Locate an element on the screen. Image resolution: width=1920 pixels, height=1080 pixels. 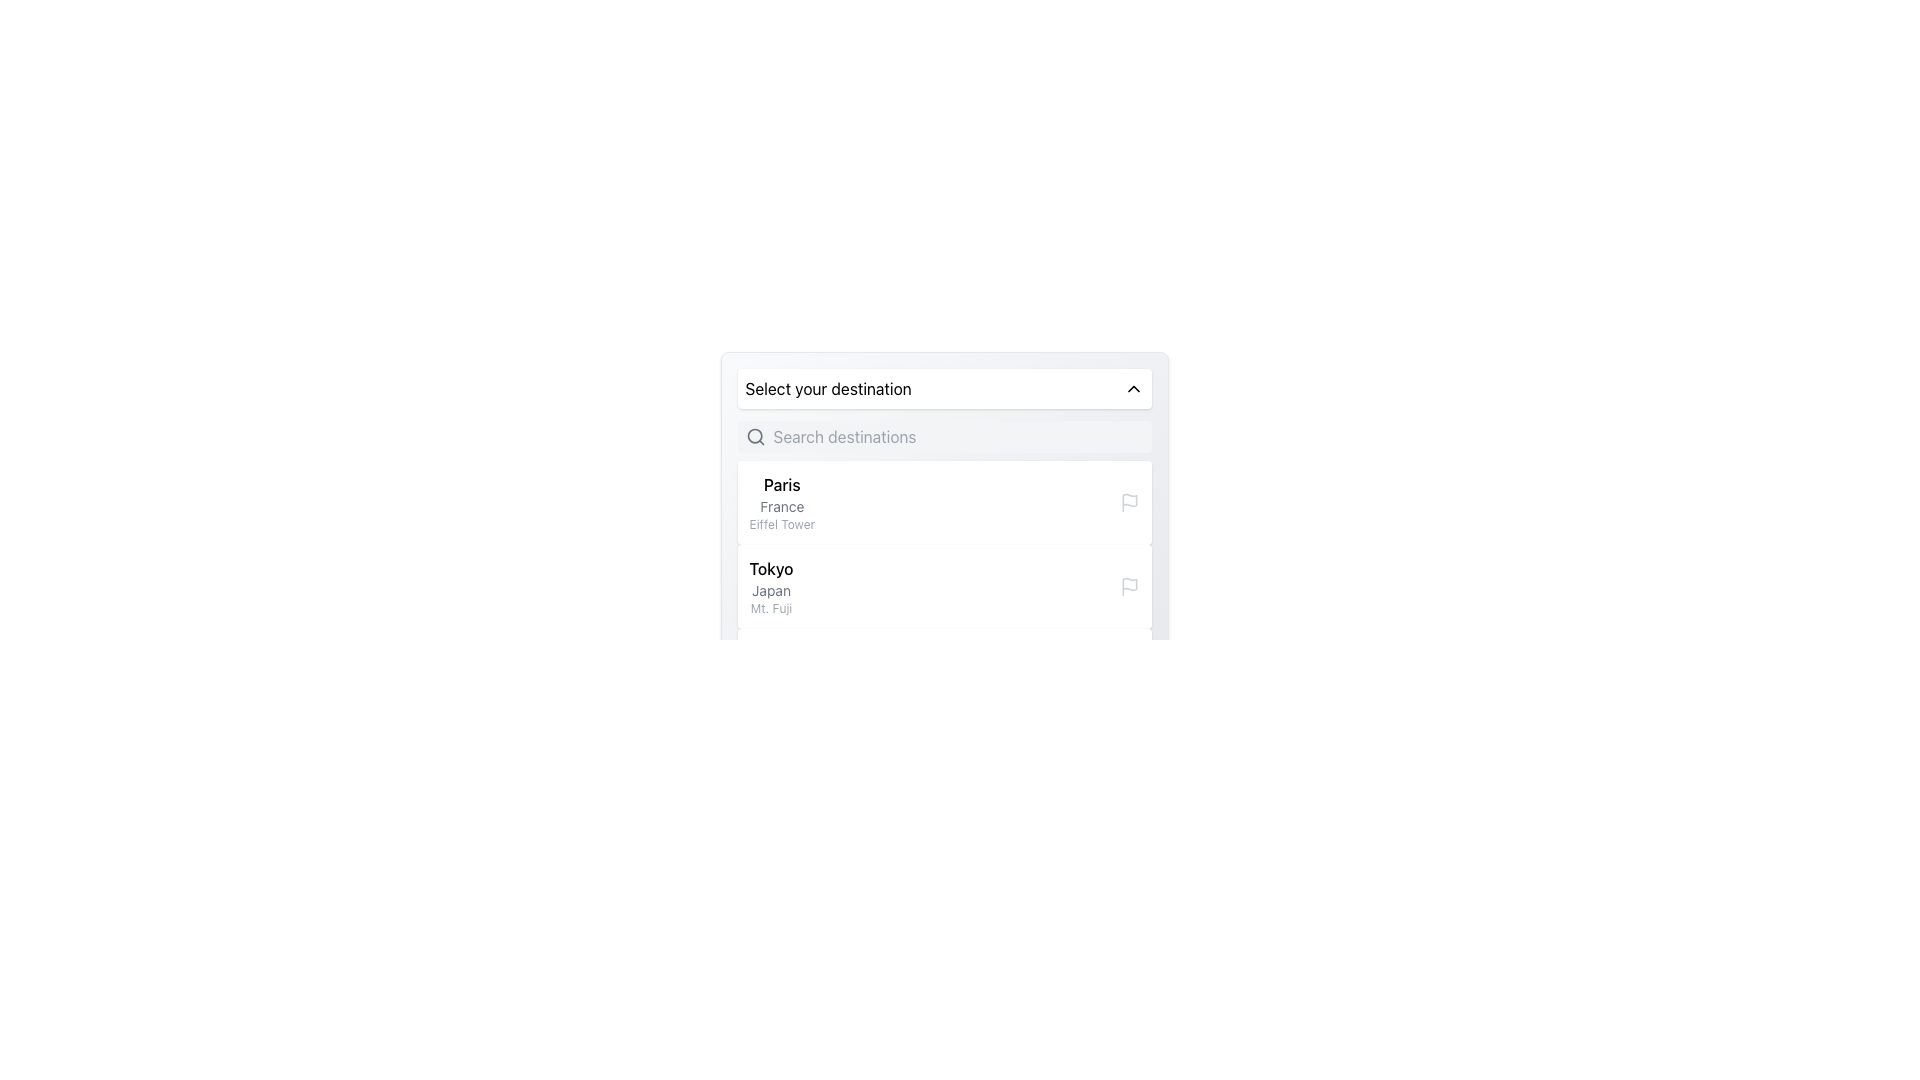
the flag icon located to the right of the text details for 'Paris, France' in the list of destinations is located at coordinates (1129, 499).